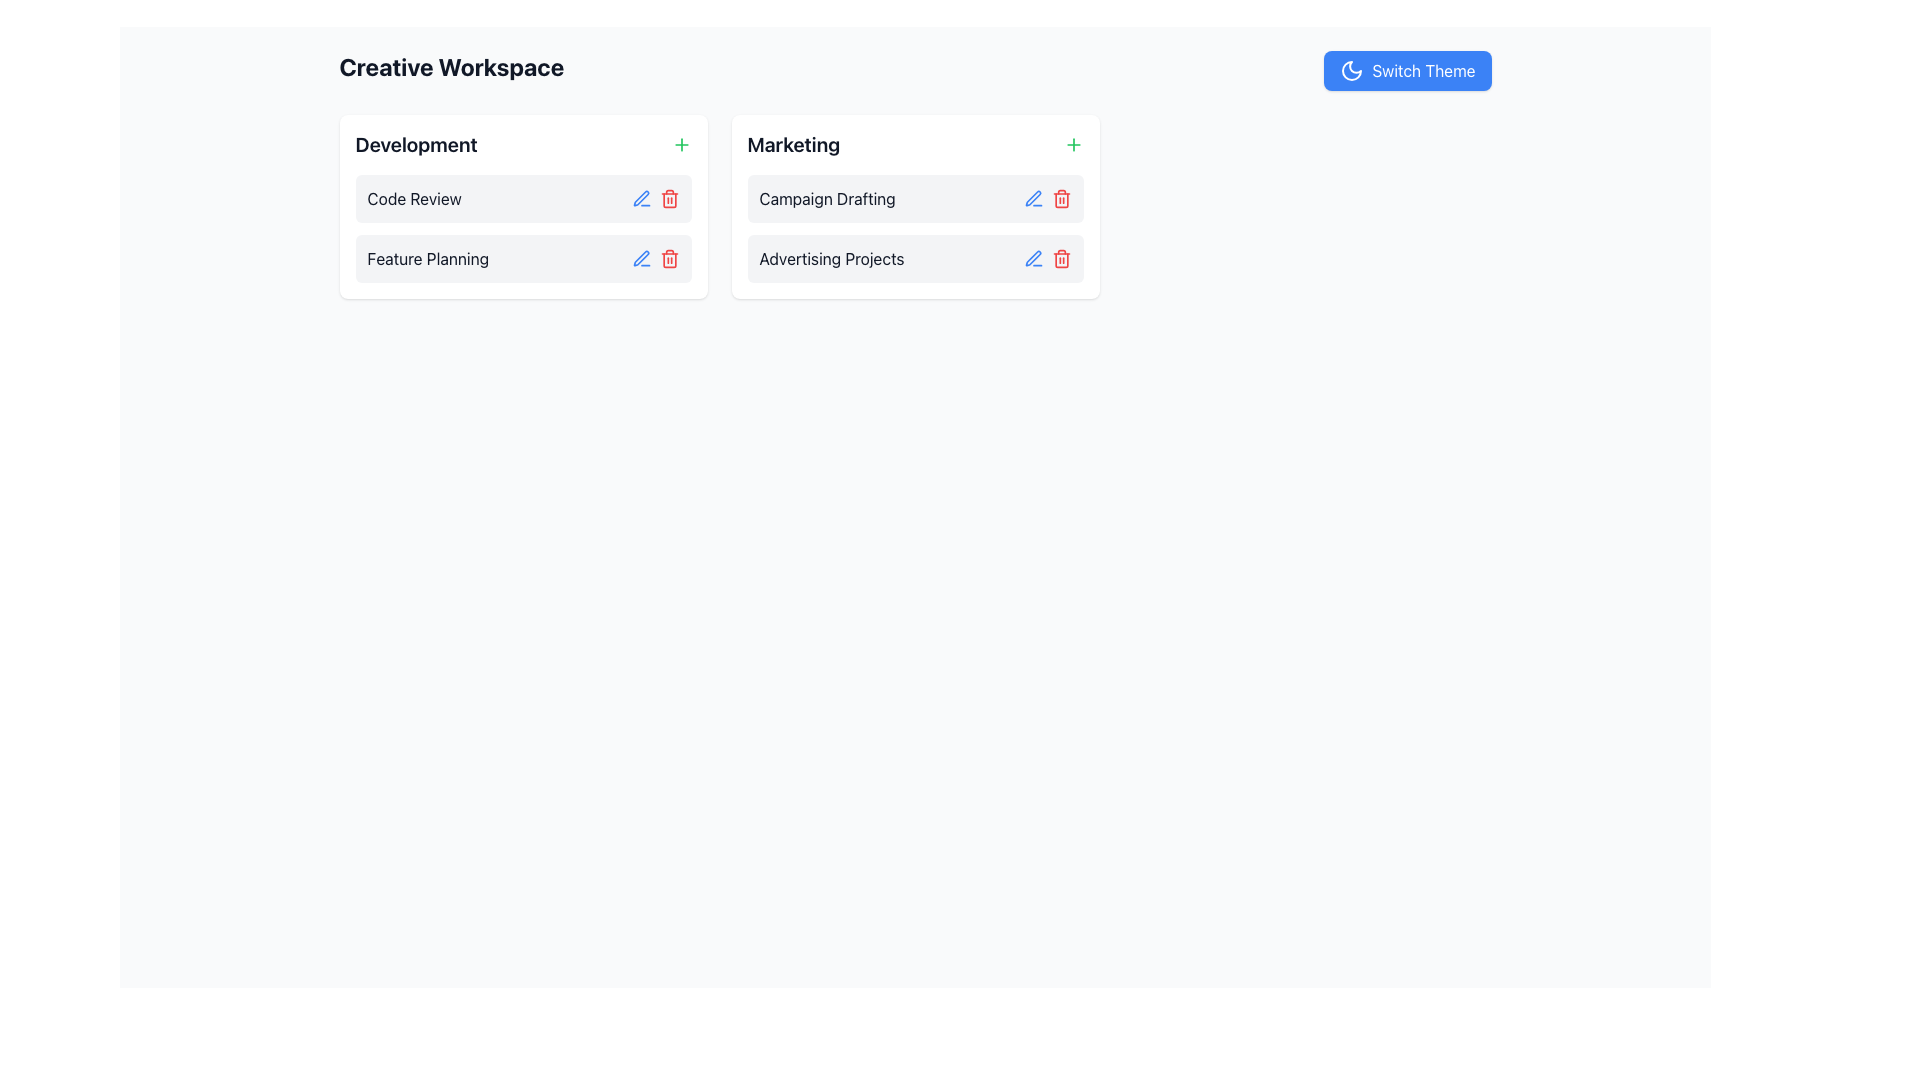 The image size is (1920, 1080). I want to click on the green circular '+' icon button in the top-right corner of the 'Development' section, so click(681, 144).